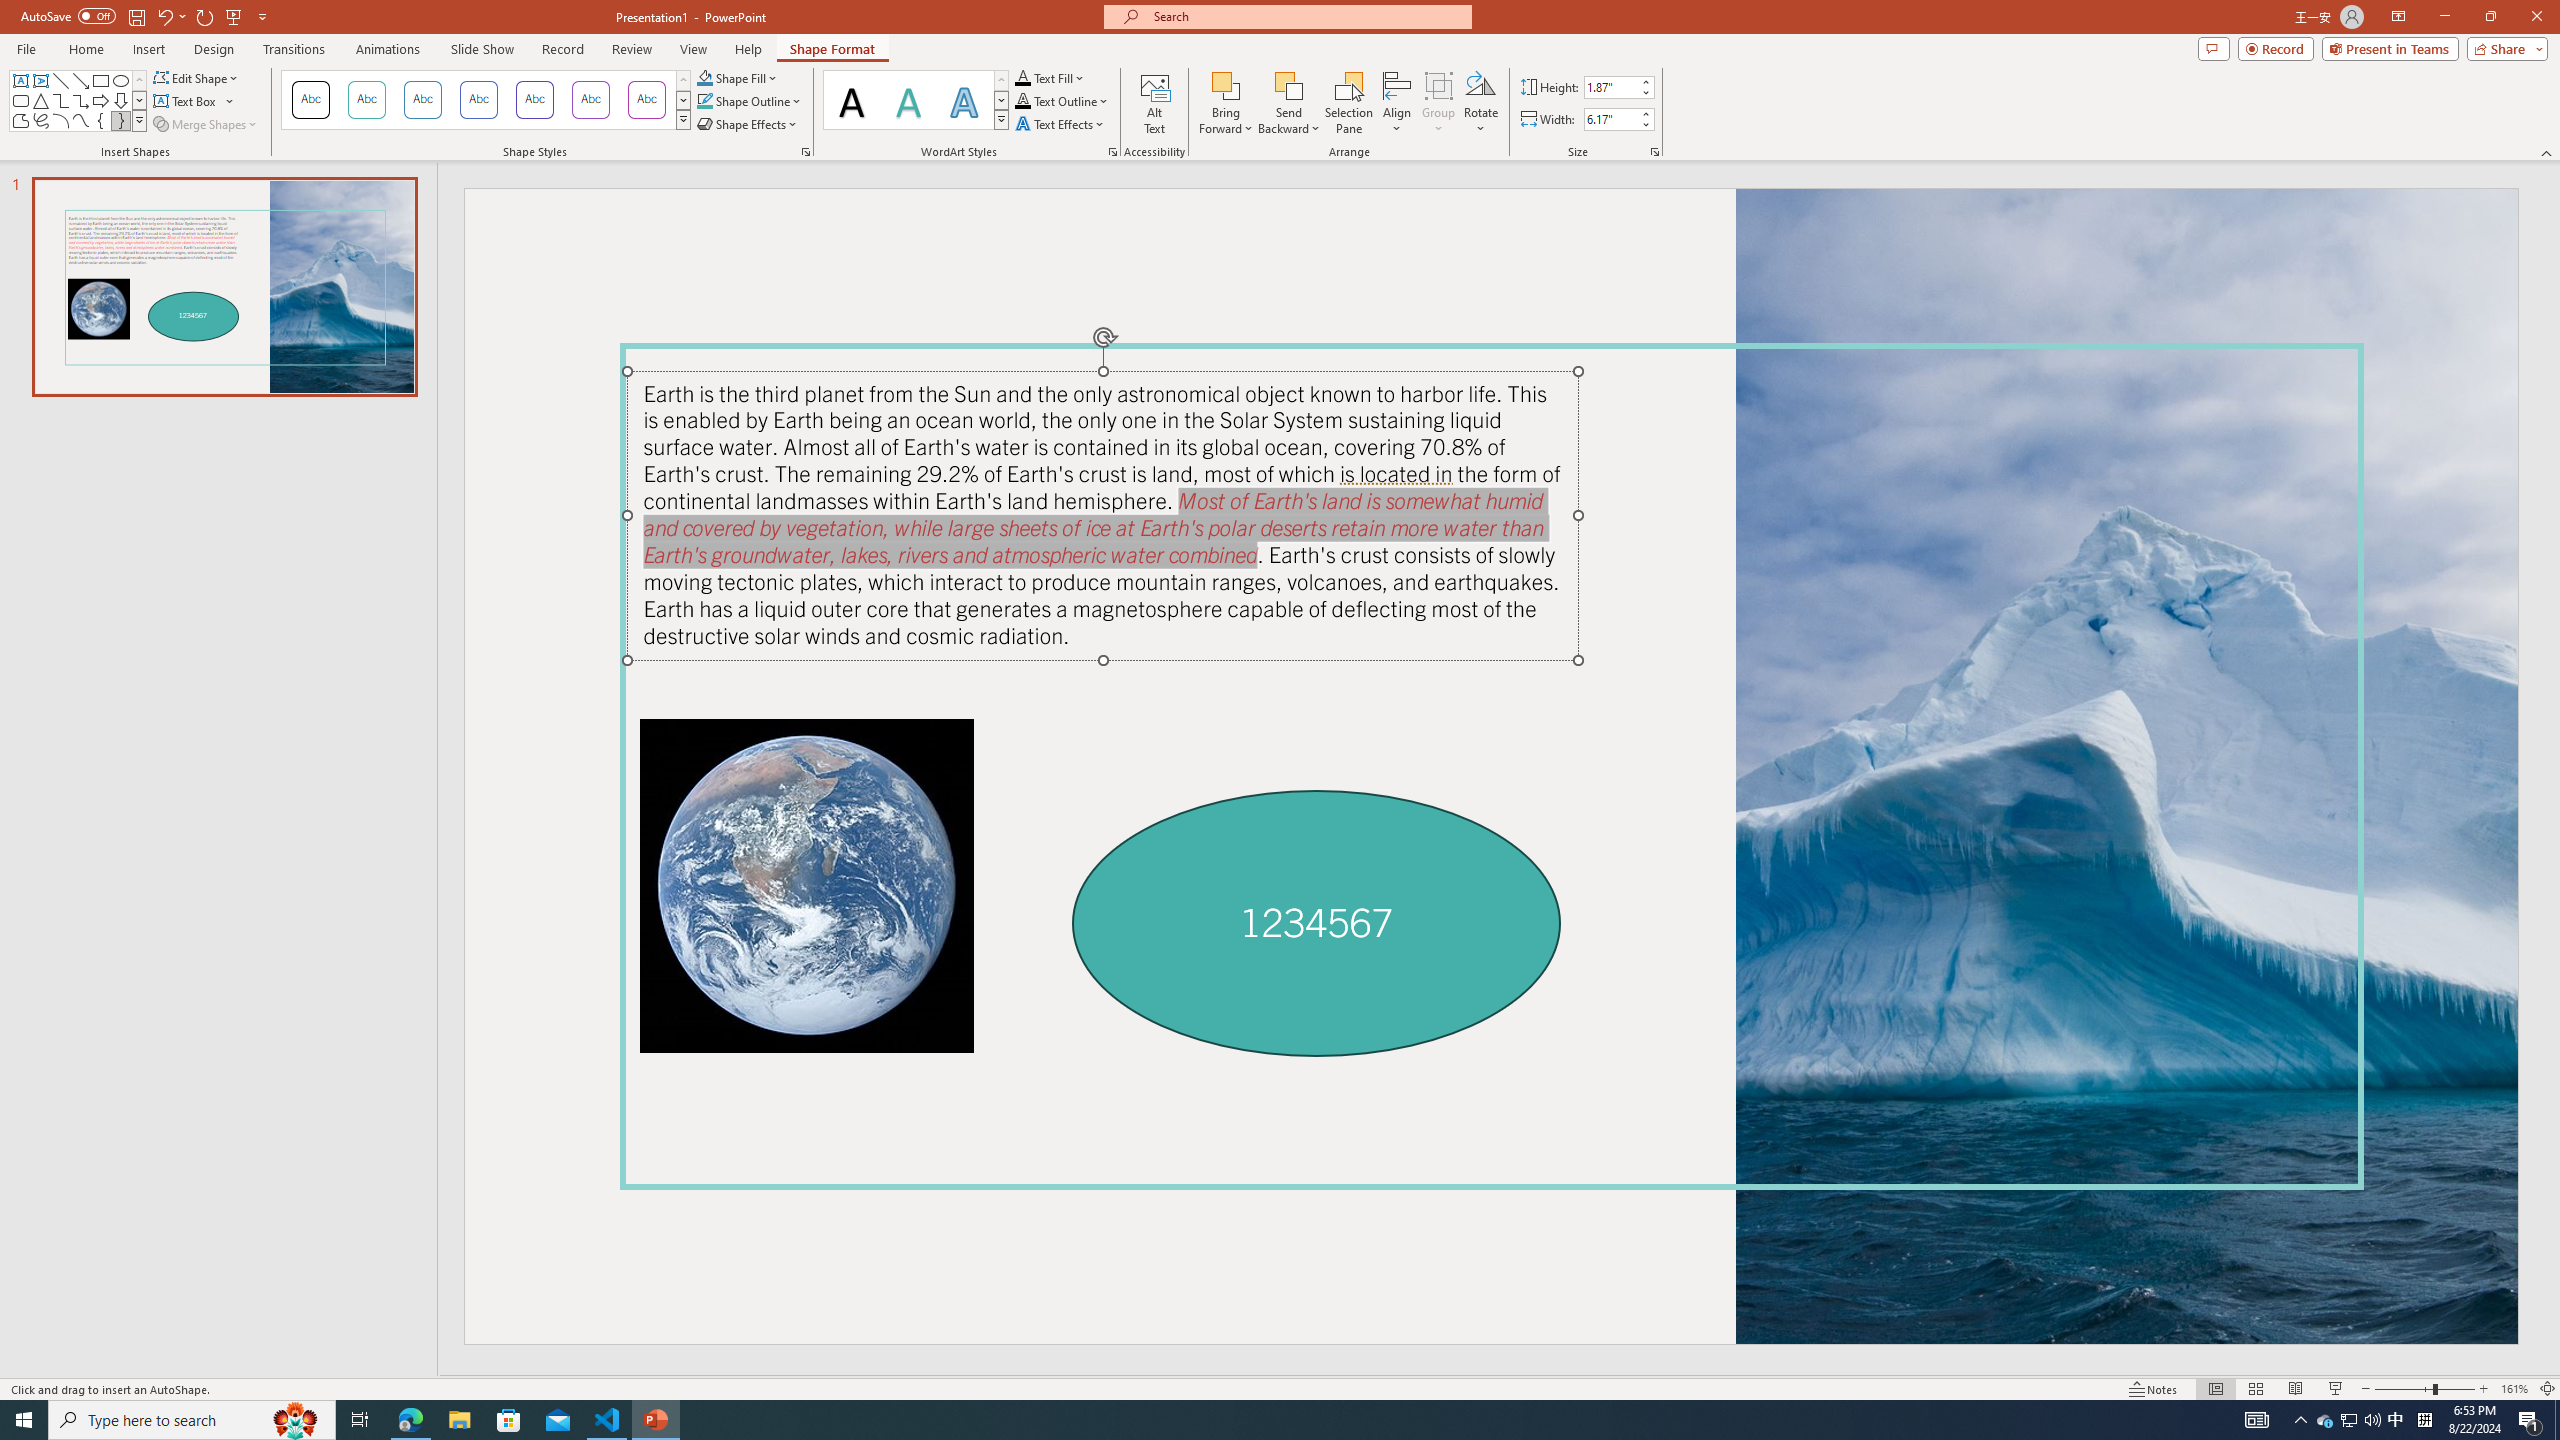 The width and height of the screenshot is (2560, 1440). I want to click on 'Fill: Black, Text color 1; Shadow', so click(851, 99).